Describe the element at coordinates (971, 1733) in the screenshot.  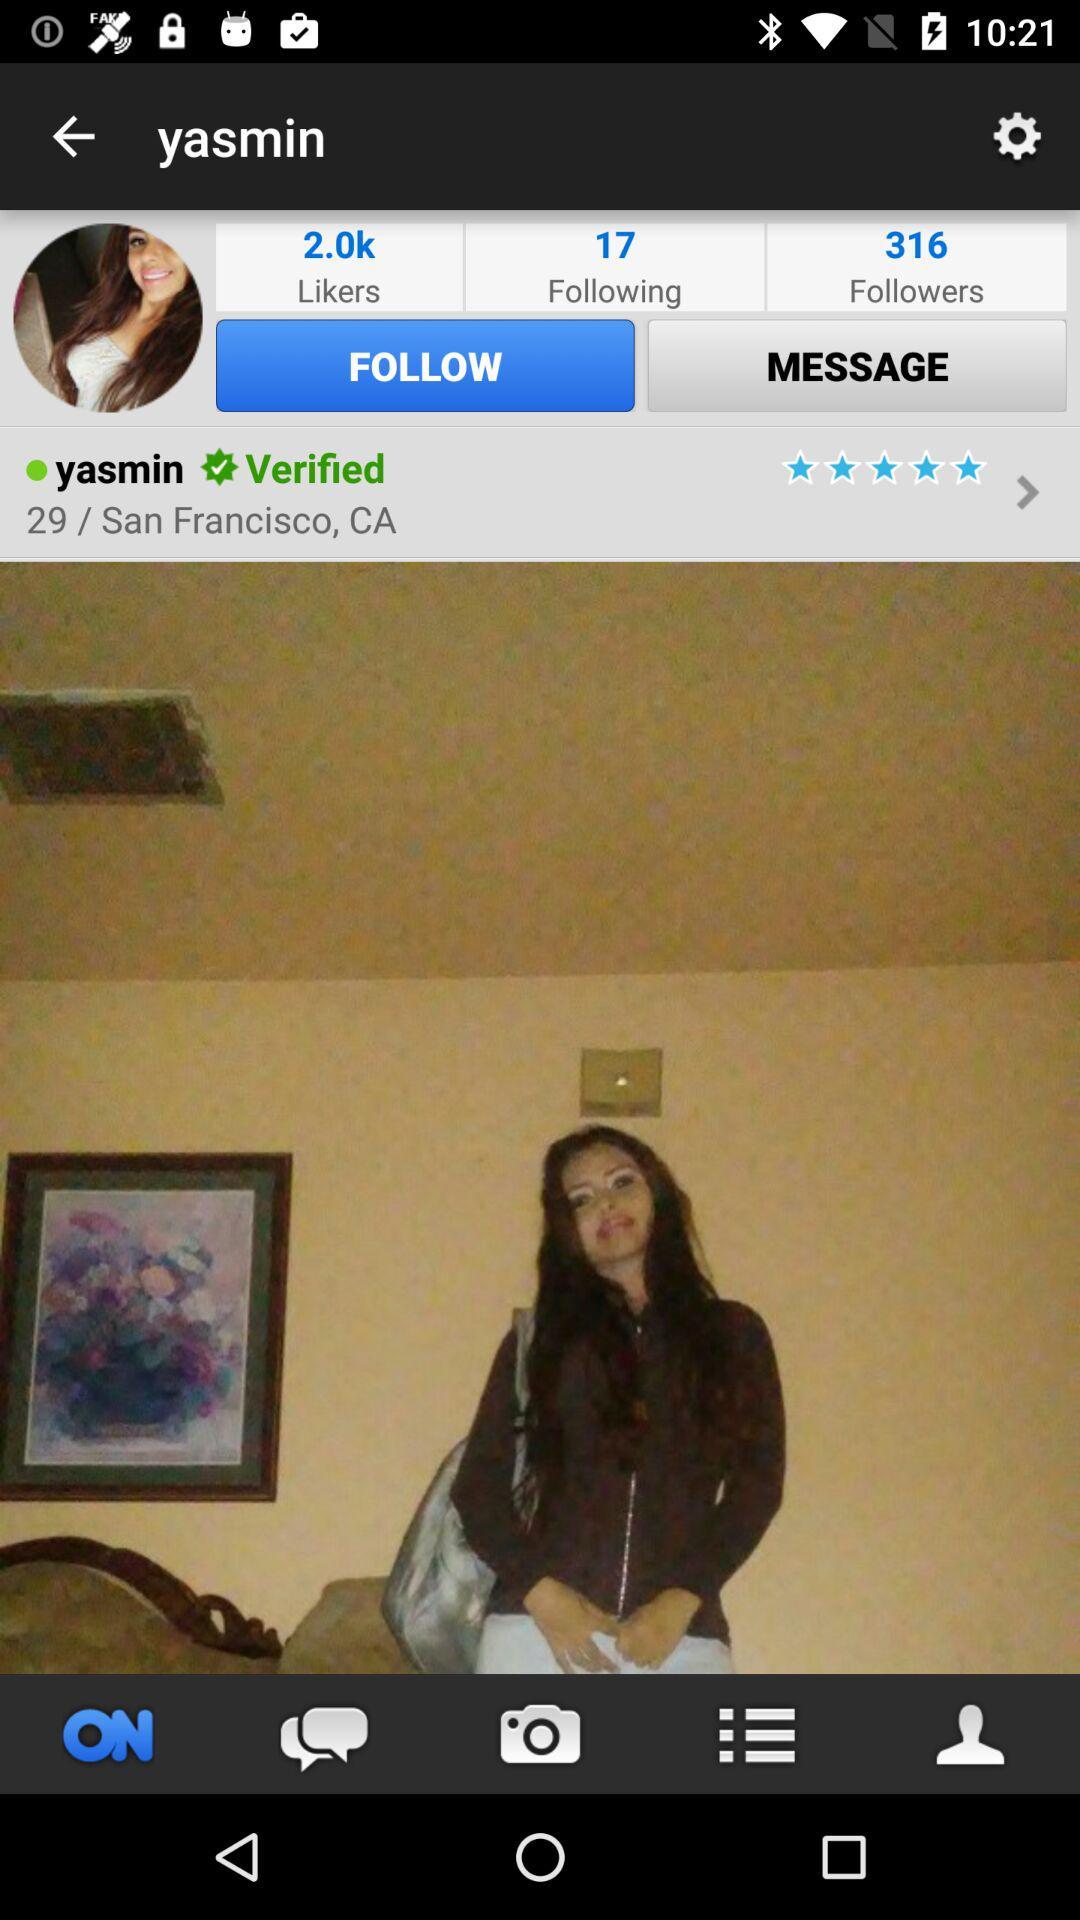
I see `user` at that location.